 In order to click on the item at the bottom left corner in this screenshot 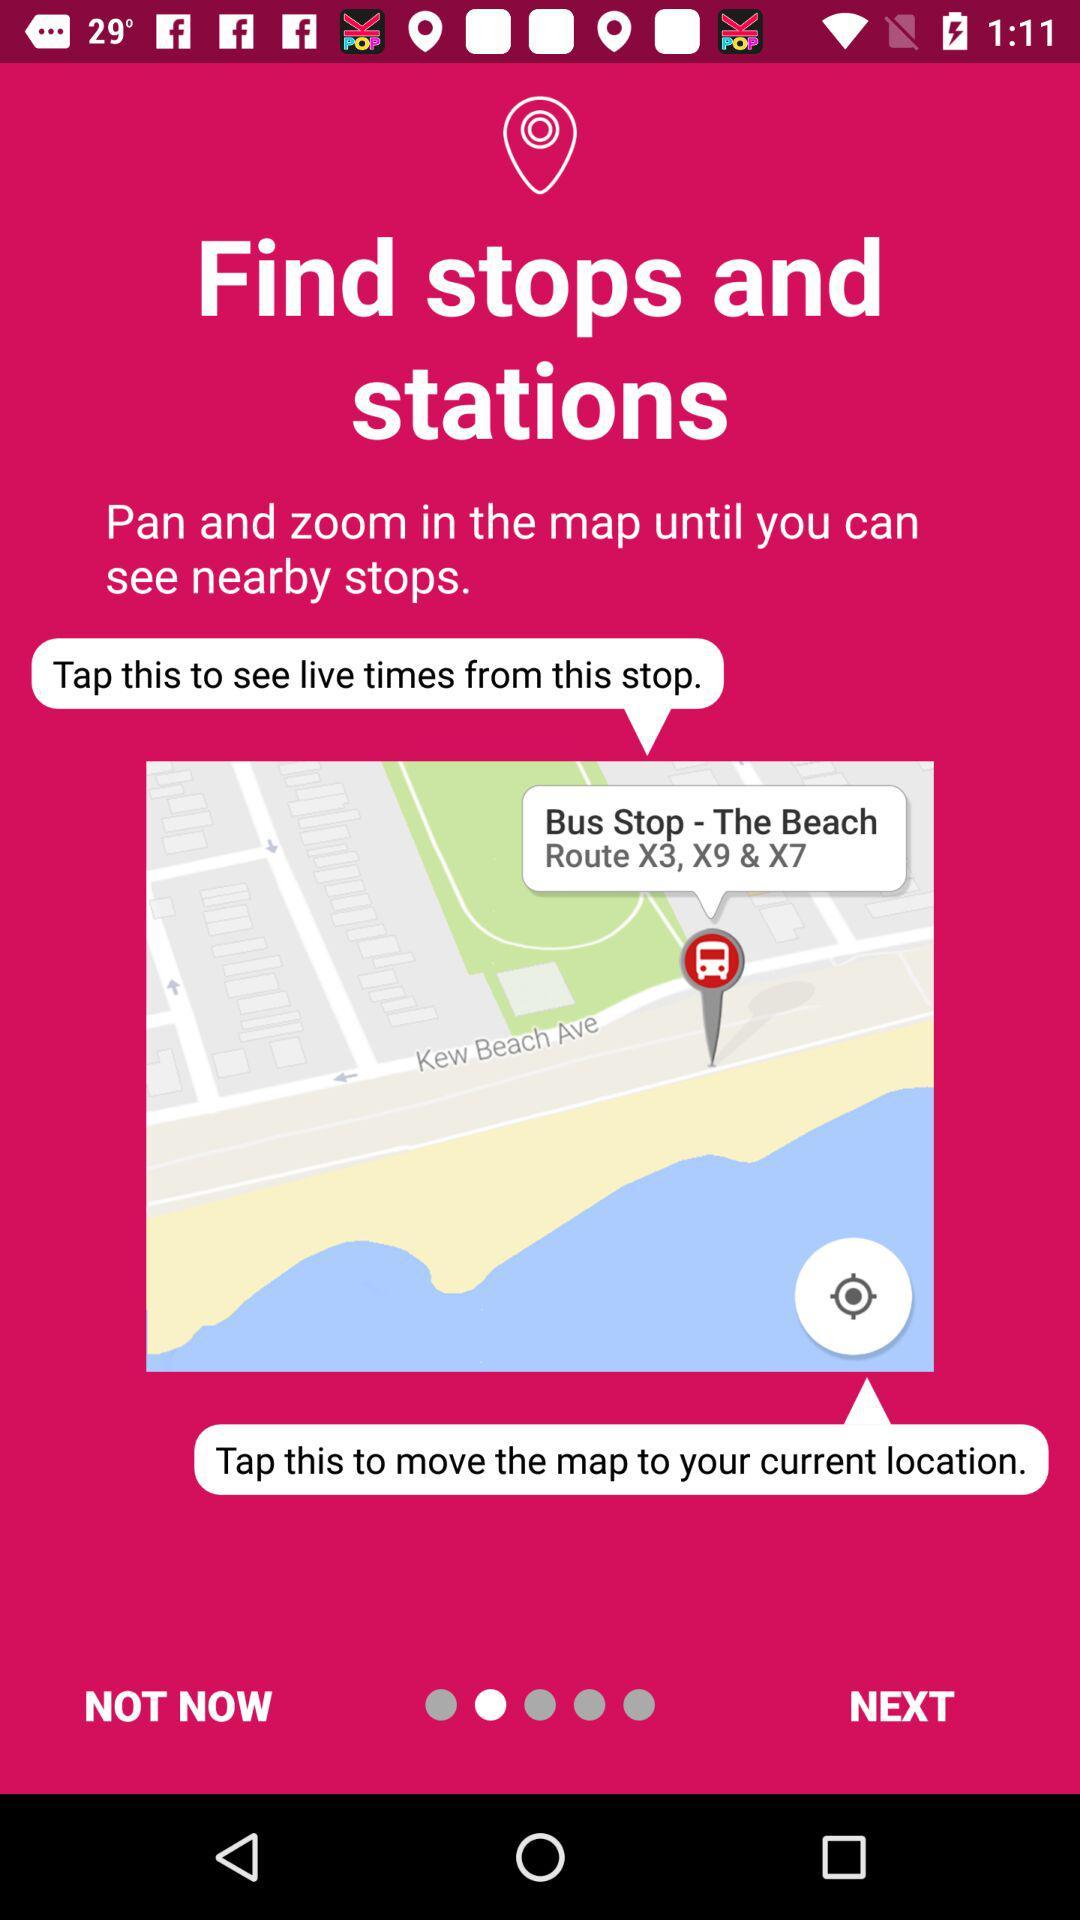, I will do `click(177, 1703)`.